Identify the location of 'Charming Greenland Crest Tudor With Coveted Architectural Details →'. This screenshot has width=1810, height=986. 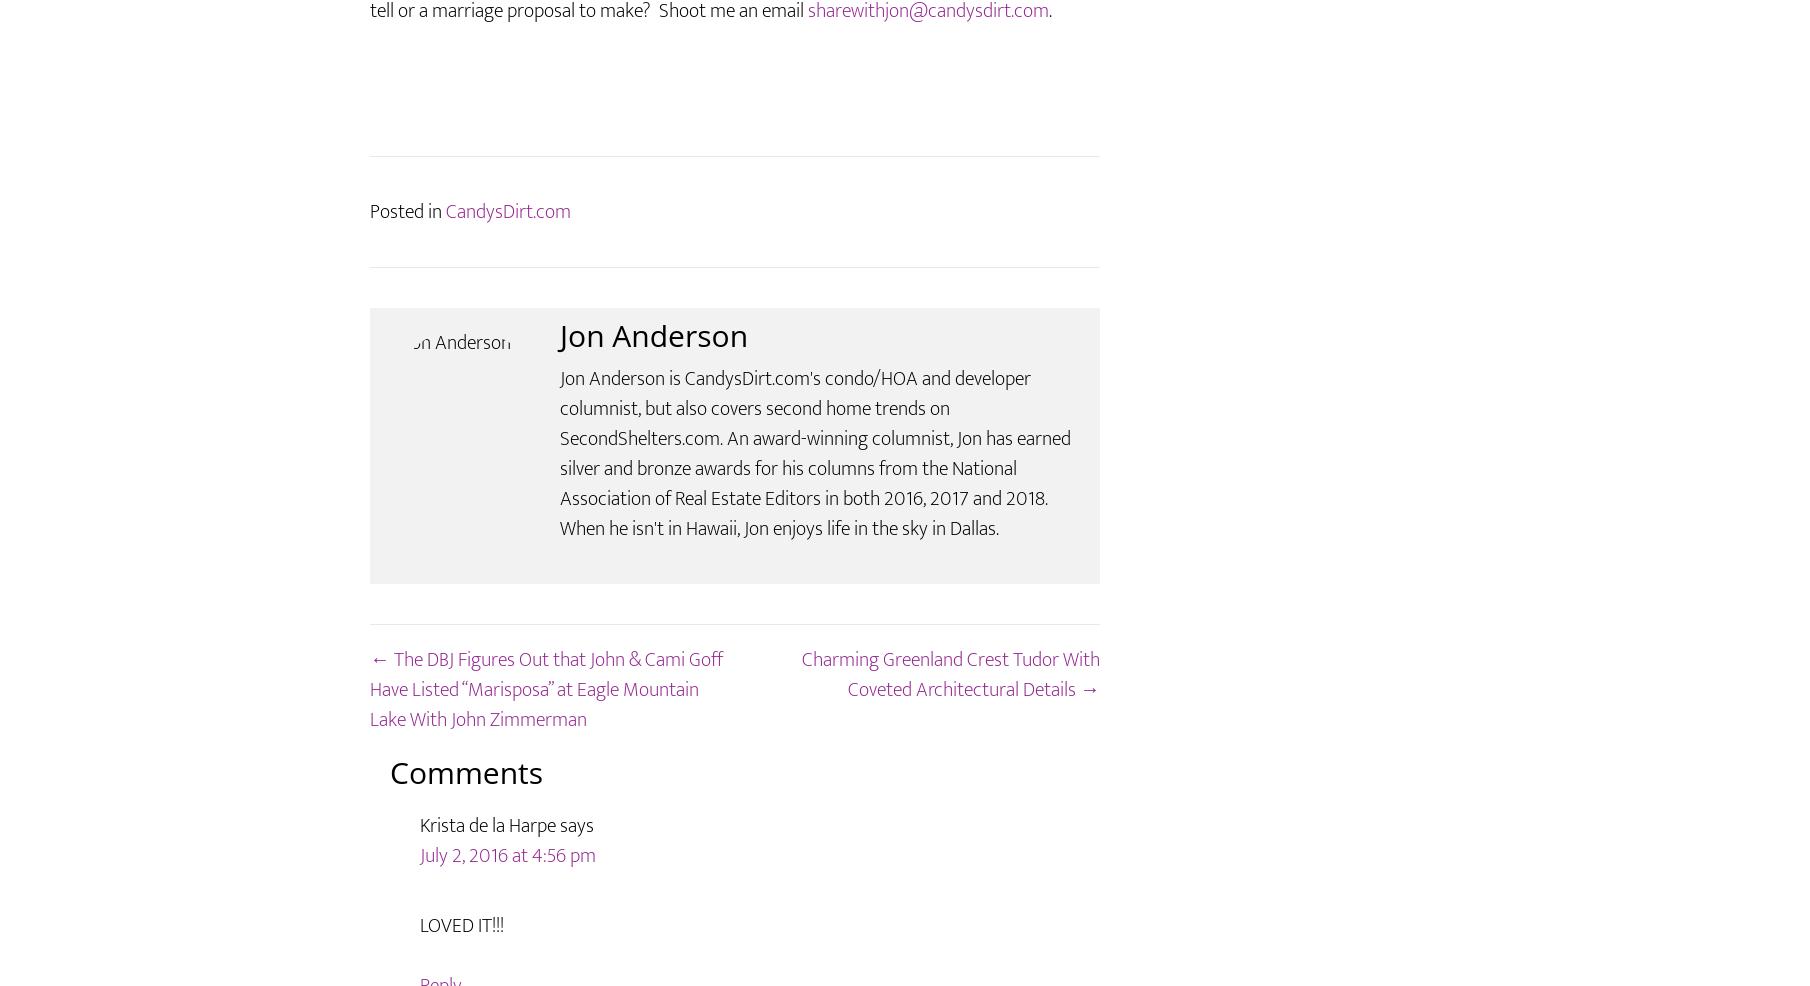
(950, 731).